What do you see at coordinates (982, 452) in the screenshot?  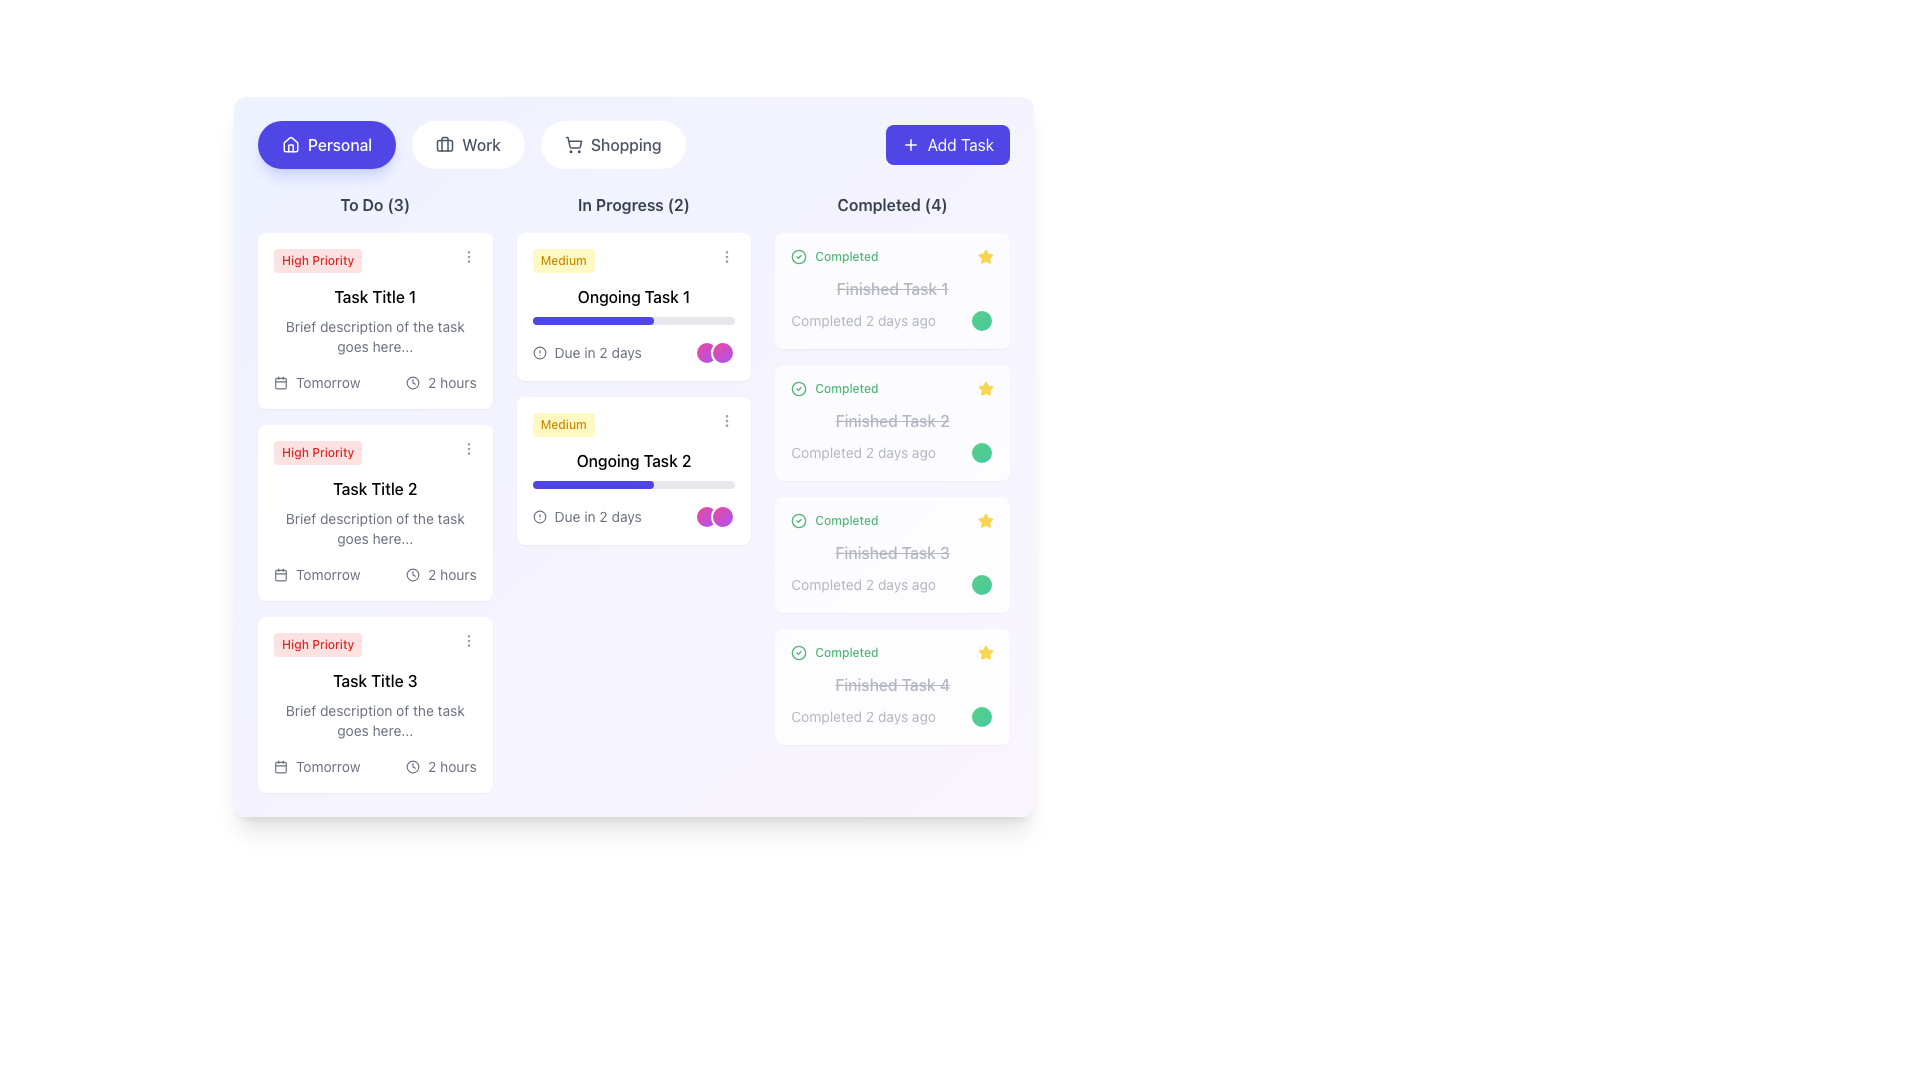 I see `the small, circular State indicator badge with a gradient background located at the far-right side of the 'Completed Task 2' section, aligned with the text 'Completed 2 days ago.'` at bounding box center [982, 452].